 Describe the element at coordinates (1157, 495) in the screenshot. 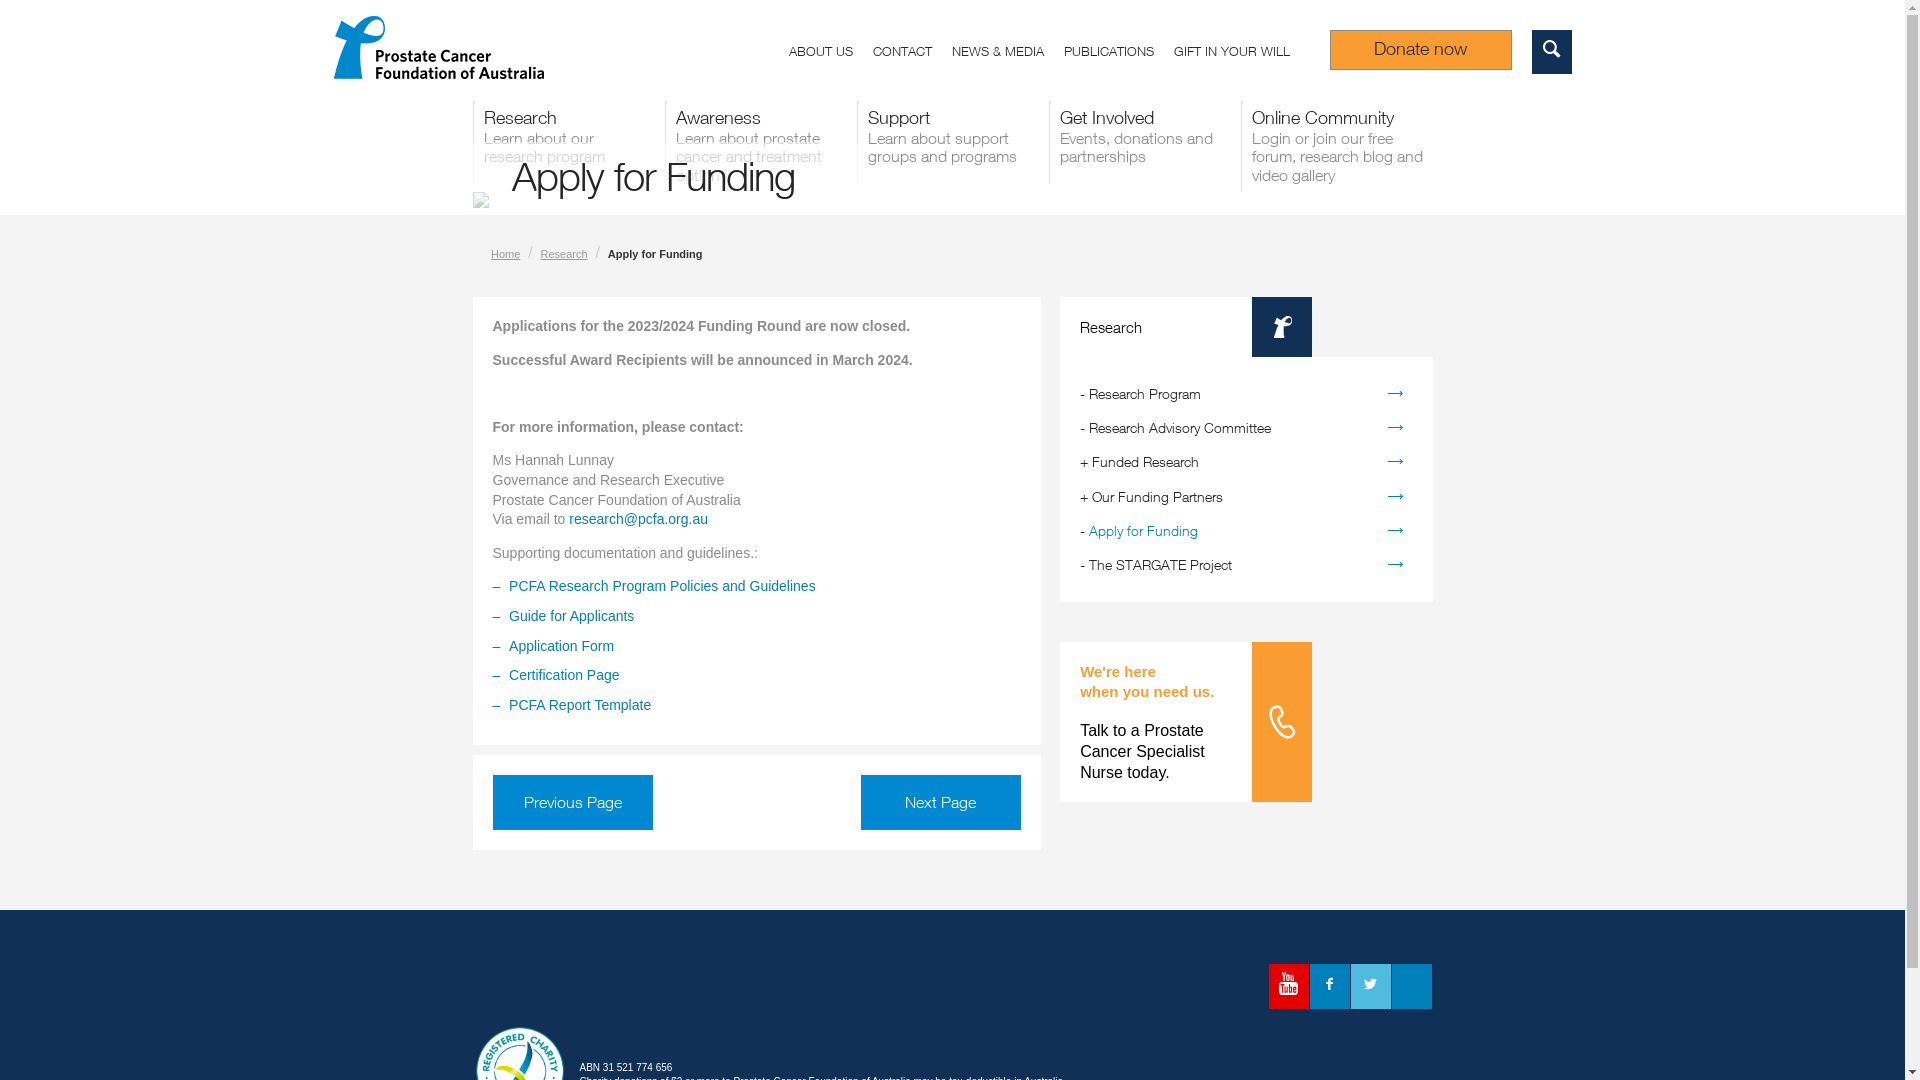

I see `'Our Funding Partners'` at that location.